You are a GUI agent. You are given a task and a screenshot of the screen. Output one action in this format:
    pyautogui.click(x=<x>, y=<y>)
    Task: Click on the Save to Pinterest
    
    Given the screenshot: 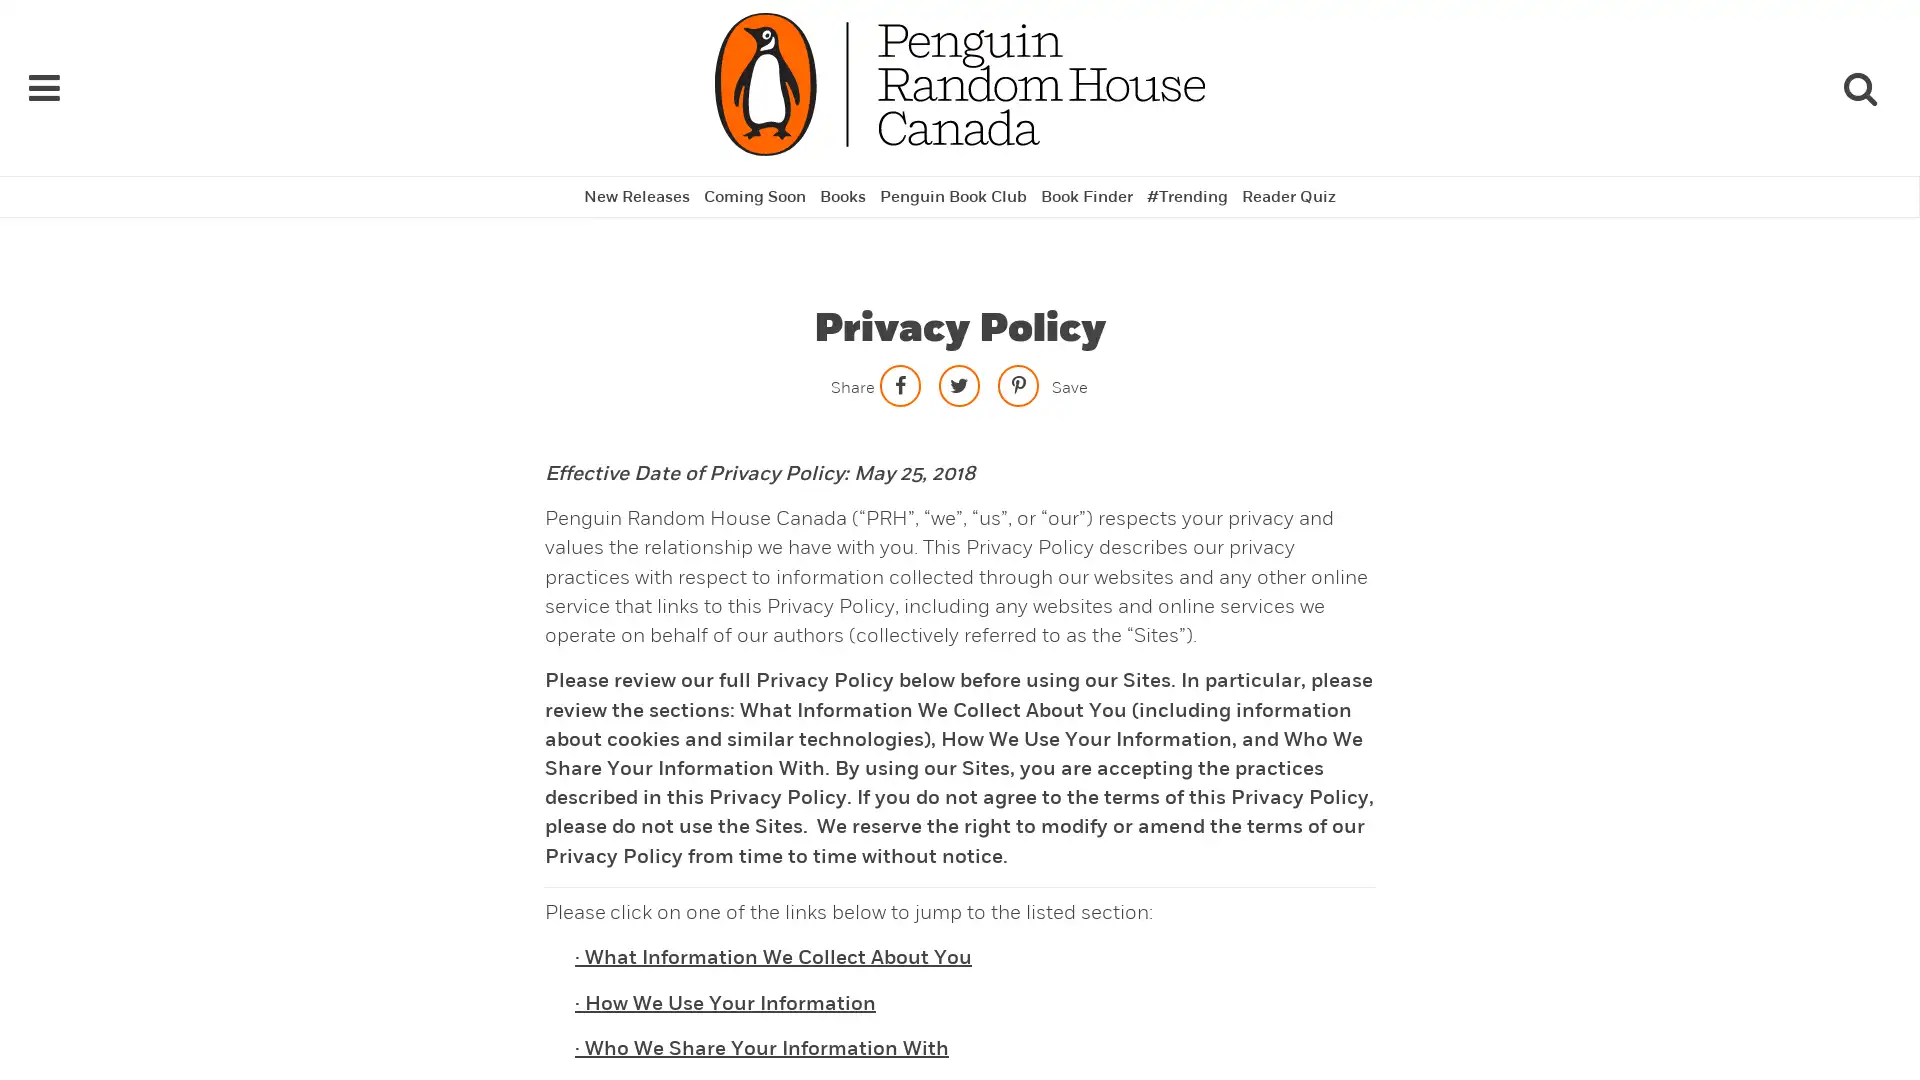 What is the action you would take?
    pyautogui.click(x=1017, y=318)
    